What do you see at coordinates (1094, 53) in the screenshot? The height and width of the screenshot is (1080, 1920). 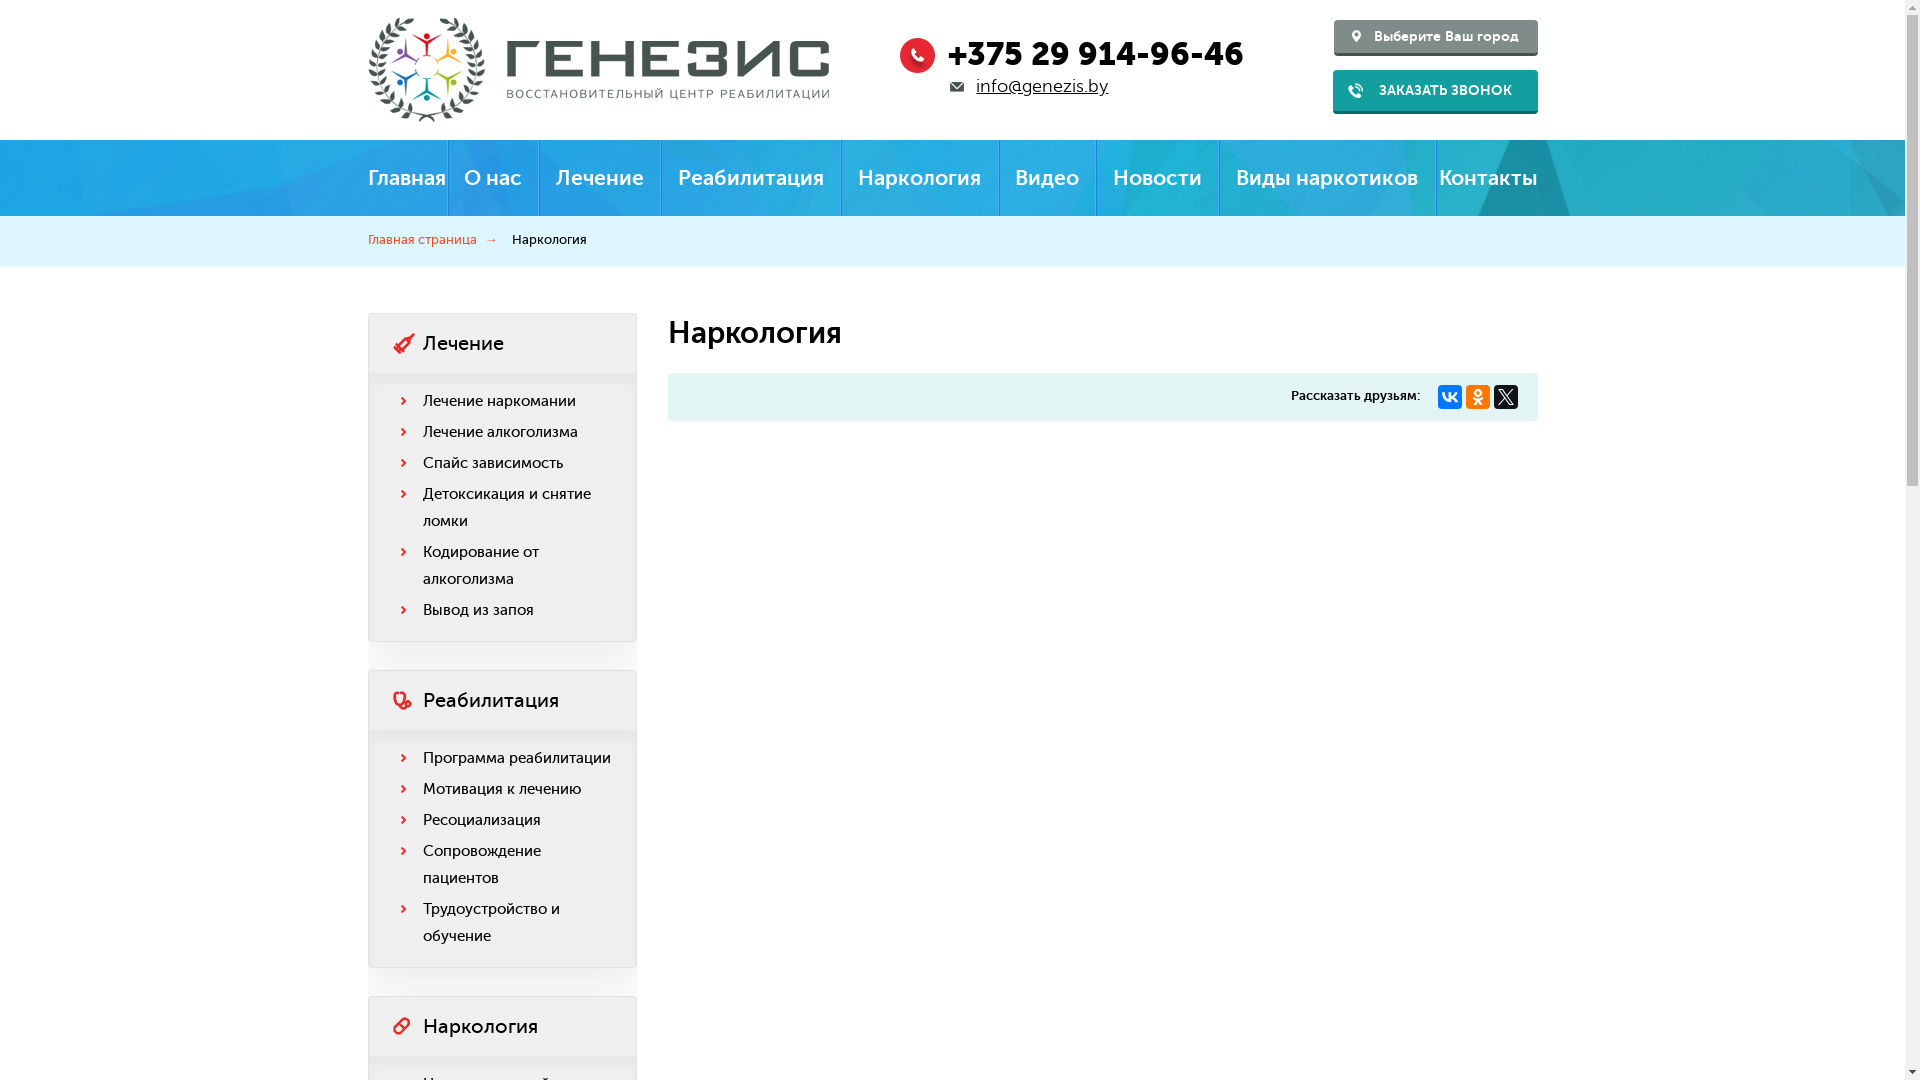 I see `'+375 29 914-96-46'` at bounding box center [1094, 53].